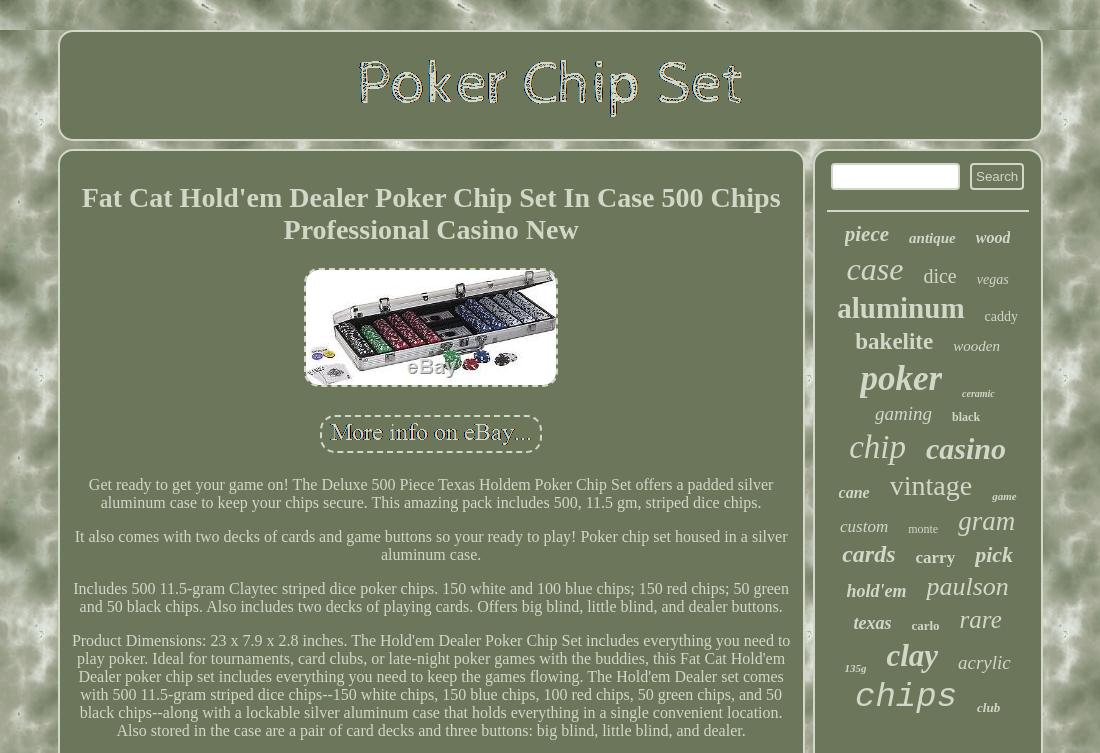 This screenshot has height=753, width=1100. I want to click on 'wood', so click(991, 236).